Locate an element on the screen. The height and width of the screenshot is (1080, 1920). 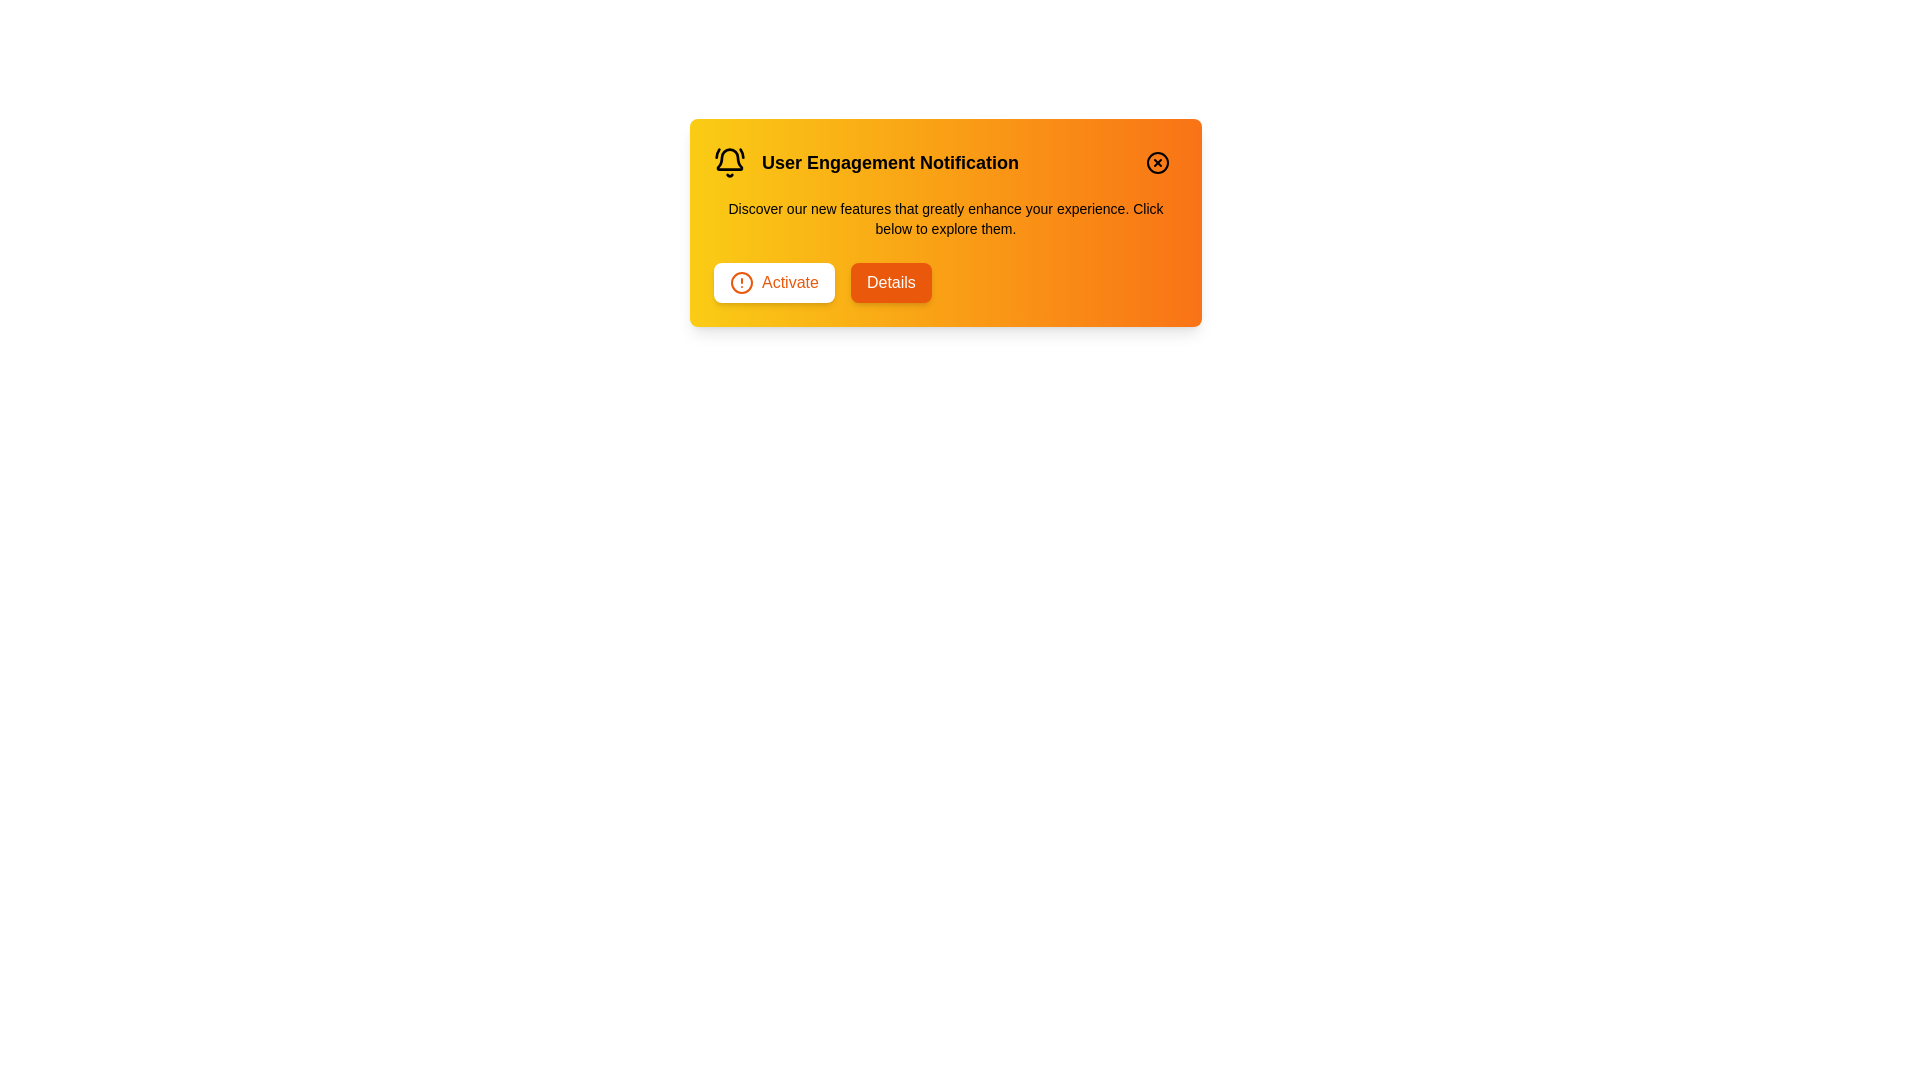
the close button to close the notification panel is located at coordinates (1157, 161).